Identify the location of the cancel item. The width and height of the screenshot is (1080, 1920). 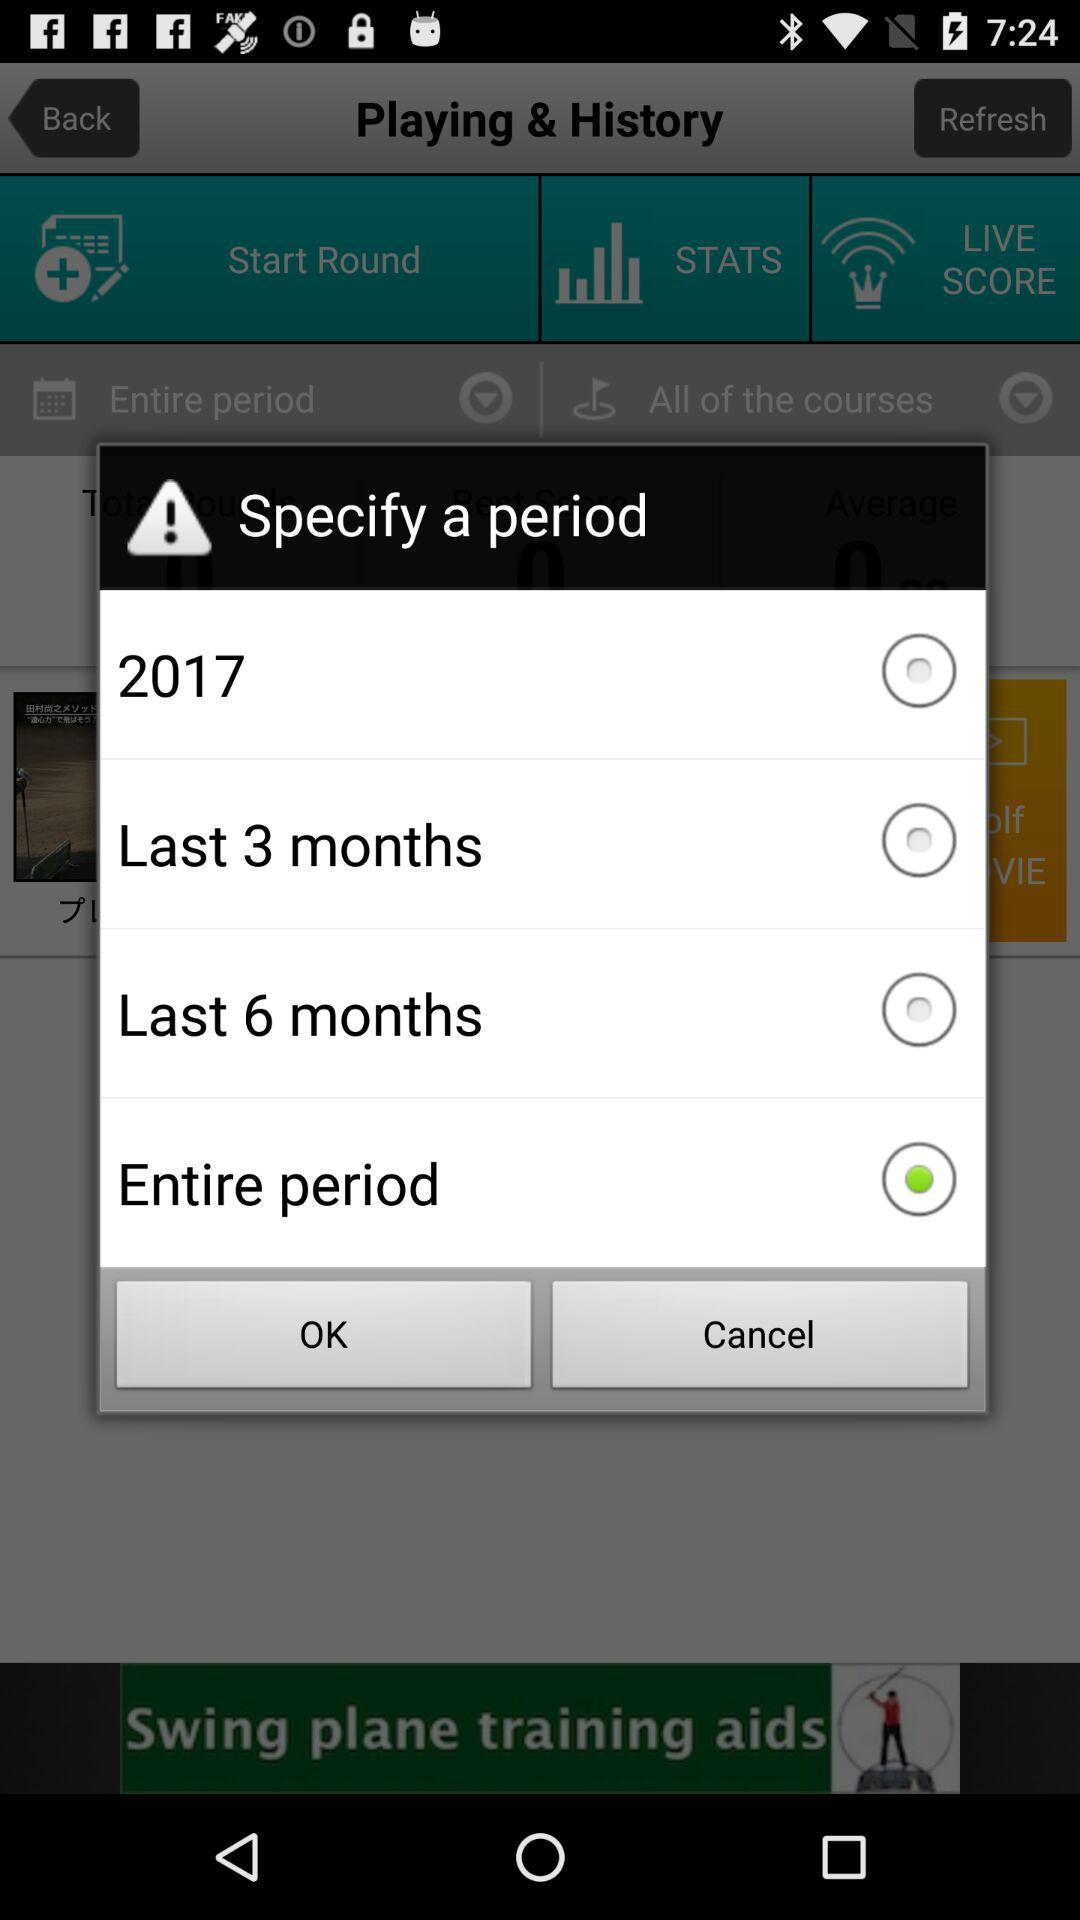
(760, 1340).